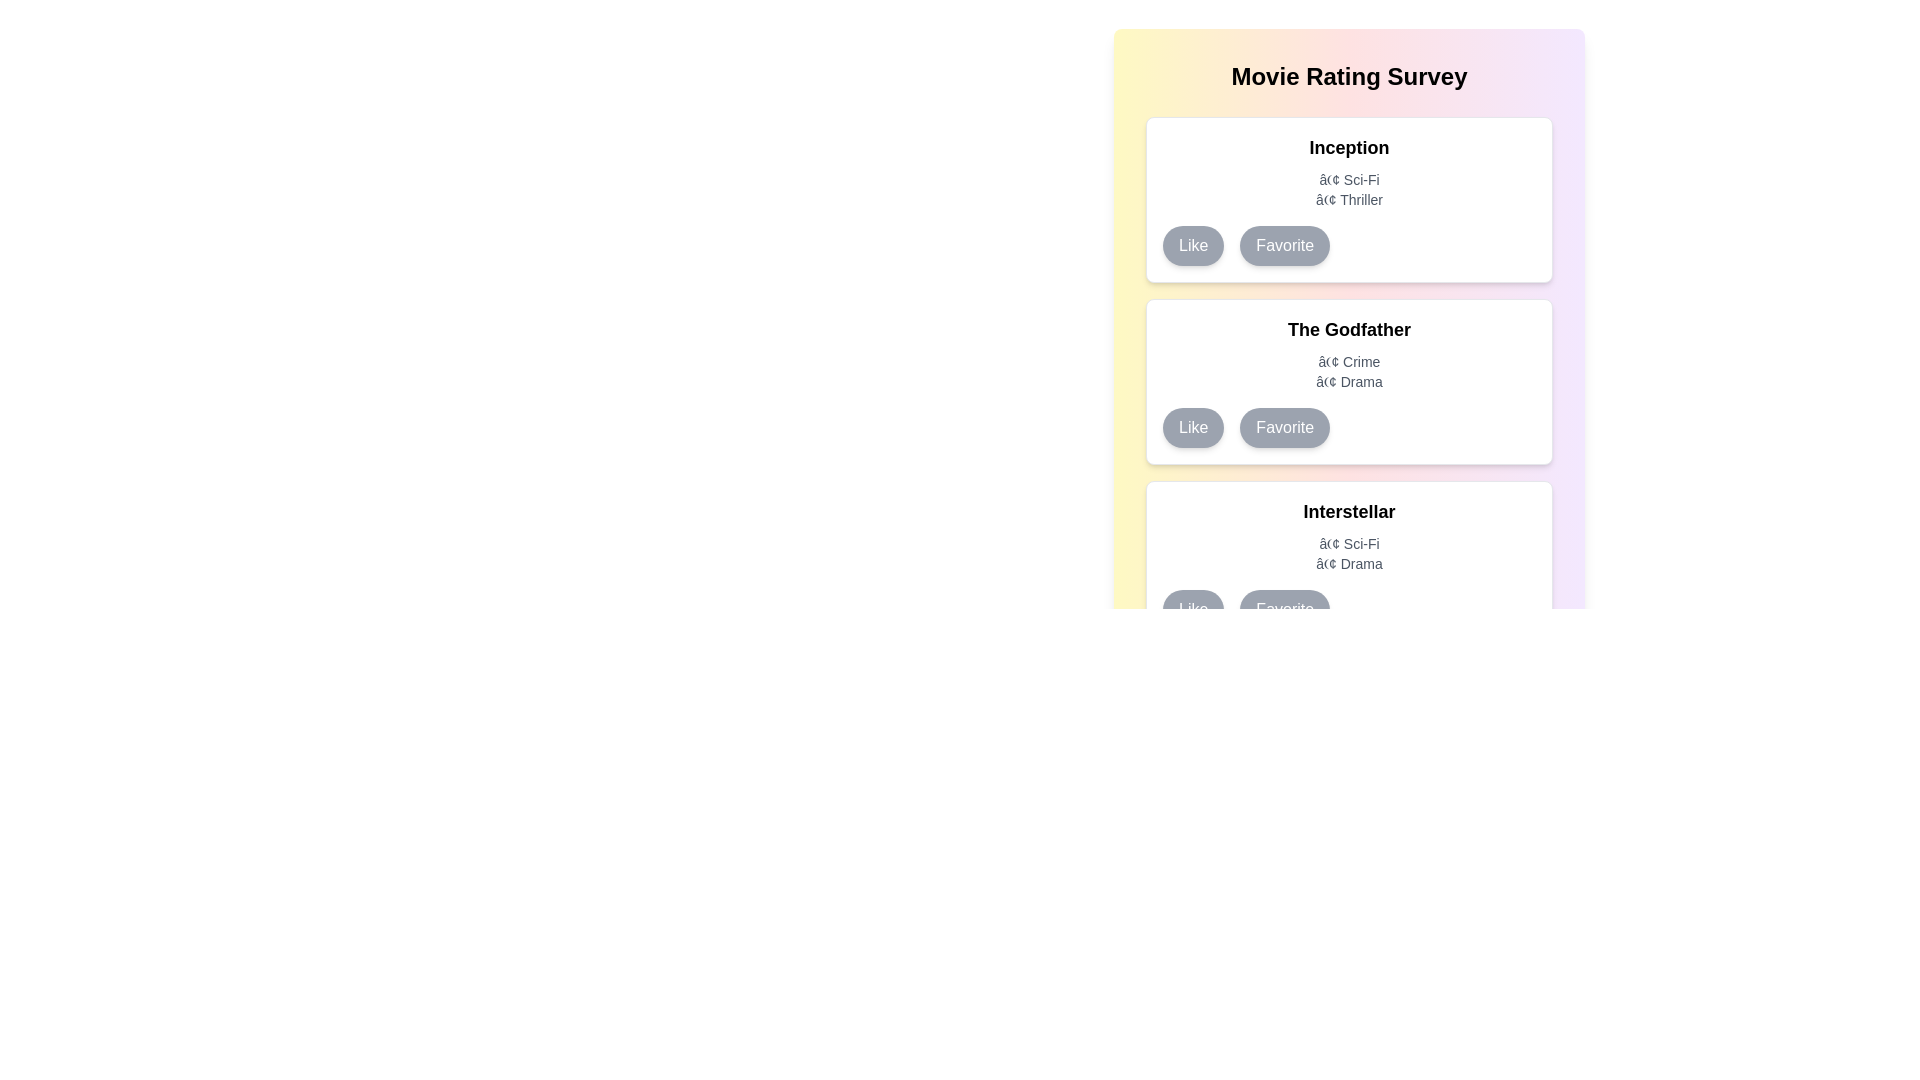 This screenshot has width=1920, height=1080. Describe the element at coordinates (1349, 362) in the screenshot. I see `the text label that reads '• Crime' in gray color, located within the details section of 'The Godfather' card, just above the text '• Drama'` at that location.